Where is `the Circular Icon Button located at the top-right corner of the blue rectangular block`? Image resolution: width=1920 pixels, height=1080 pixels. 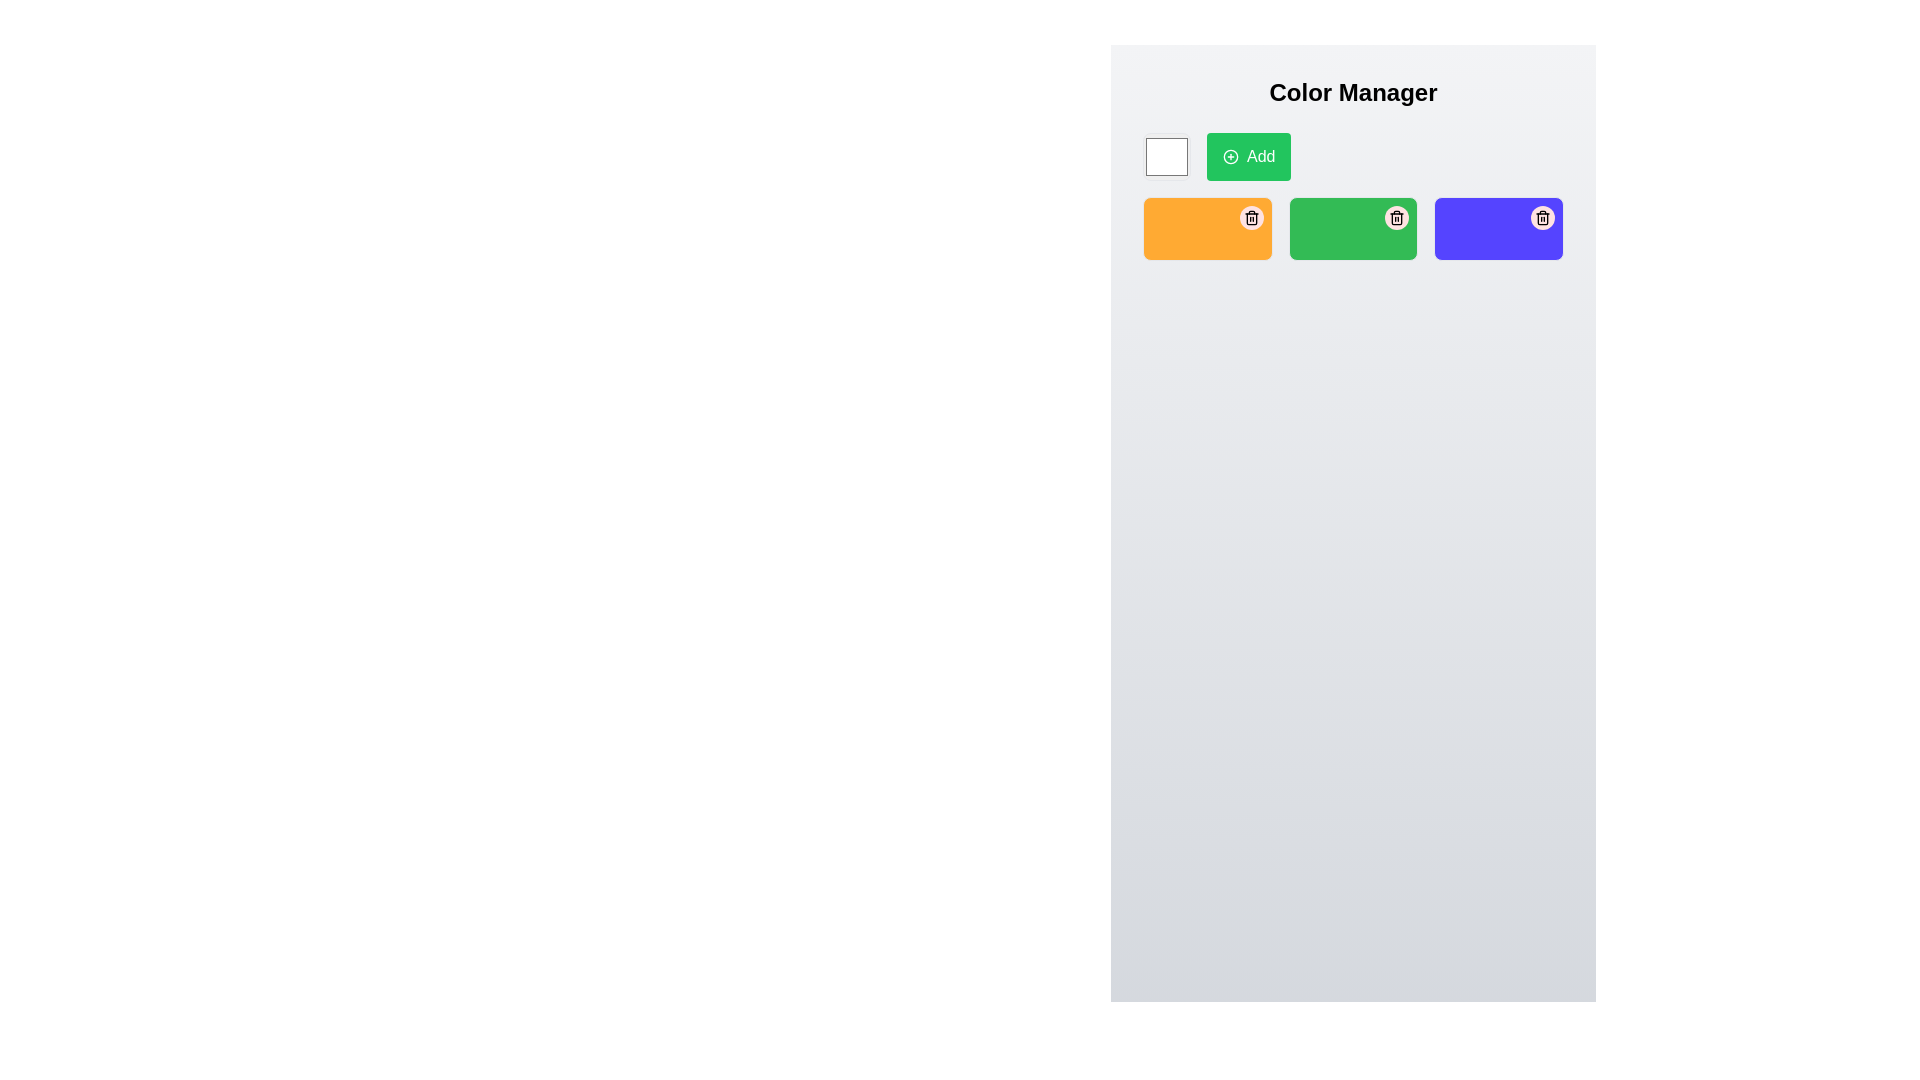
the Circular Icon Button located at the top-right corner of the blue rectangular block is located at coordinates (1541, 218).